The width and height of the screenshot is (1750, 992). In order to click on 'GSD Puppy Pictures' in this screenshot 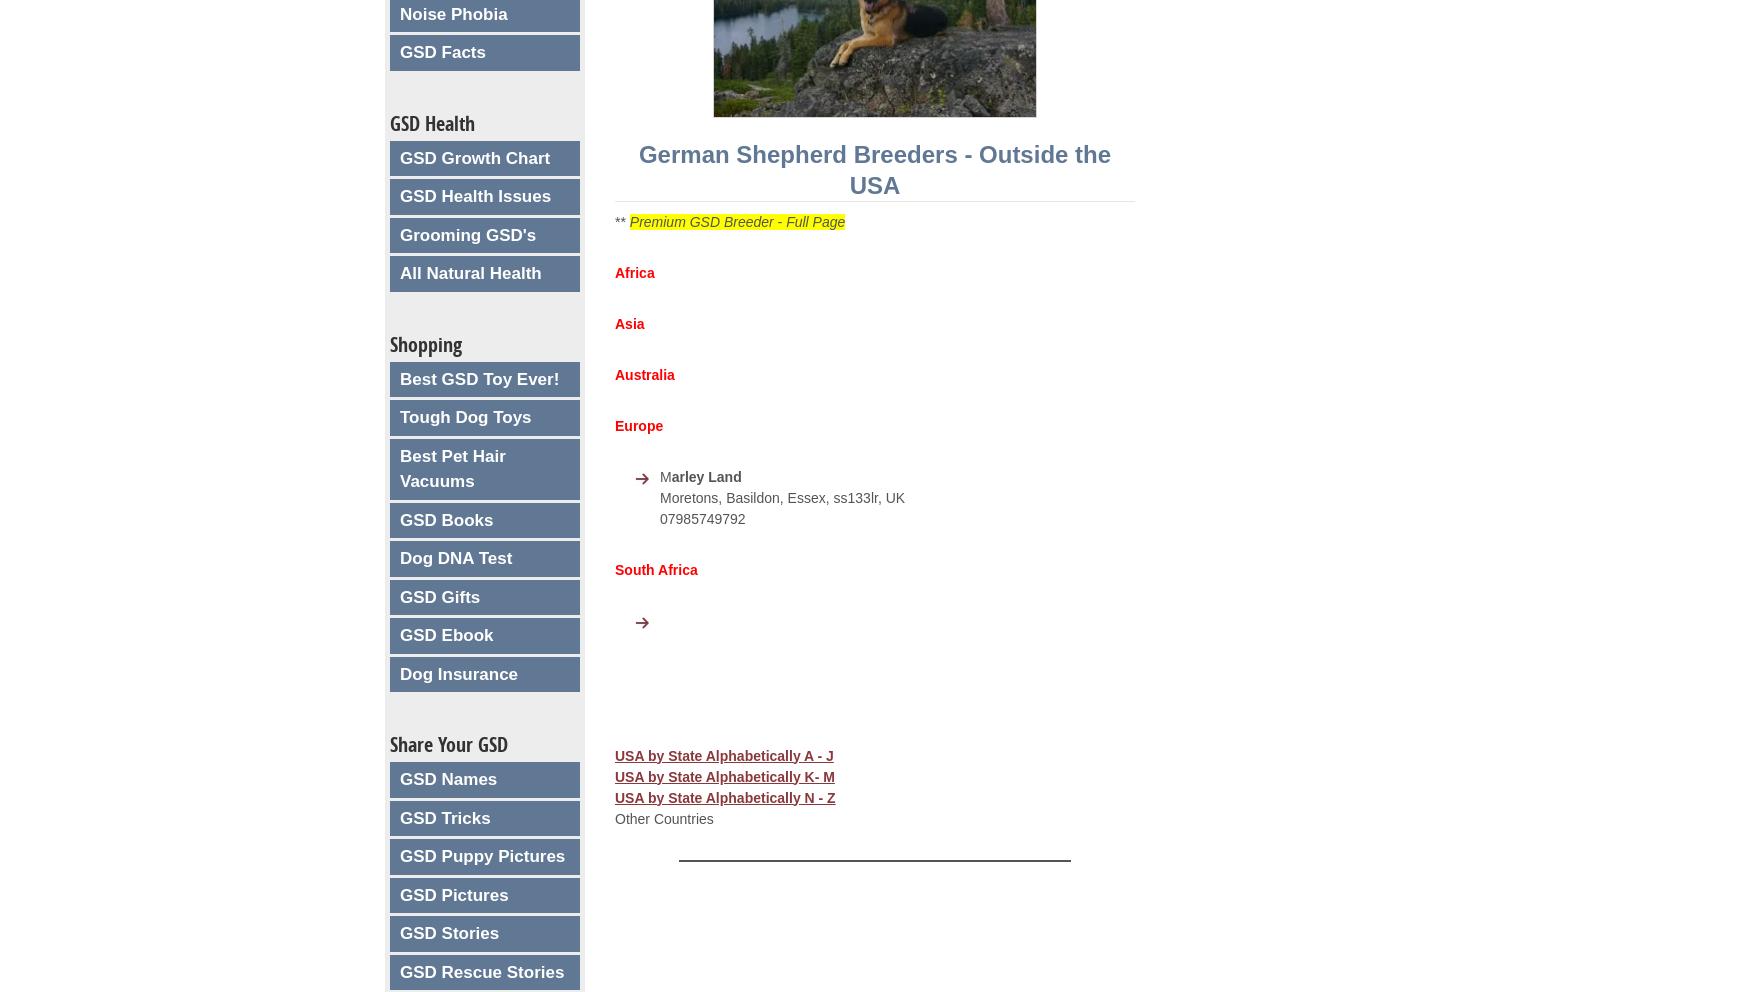, I will do `click(399, 855)`.